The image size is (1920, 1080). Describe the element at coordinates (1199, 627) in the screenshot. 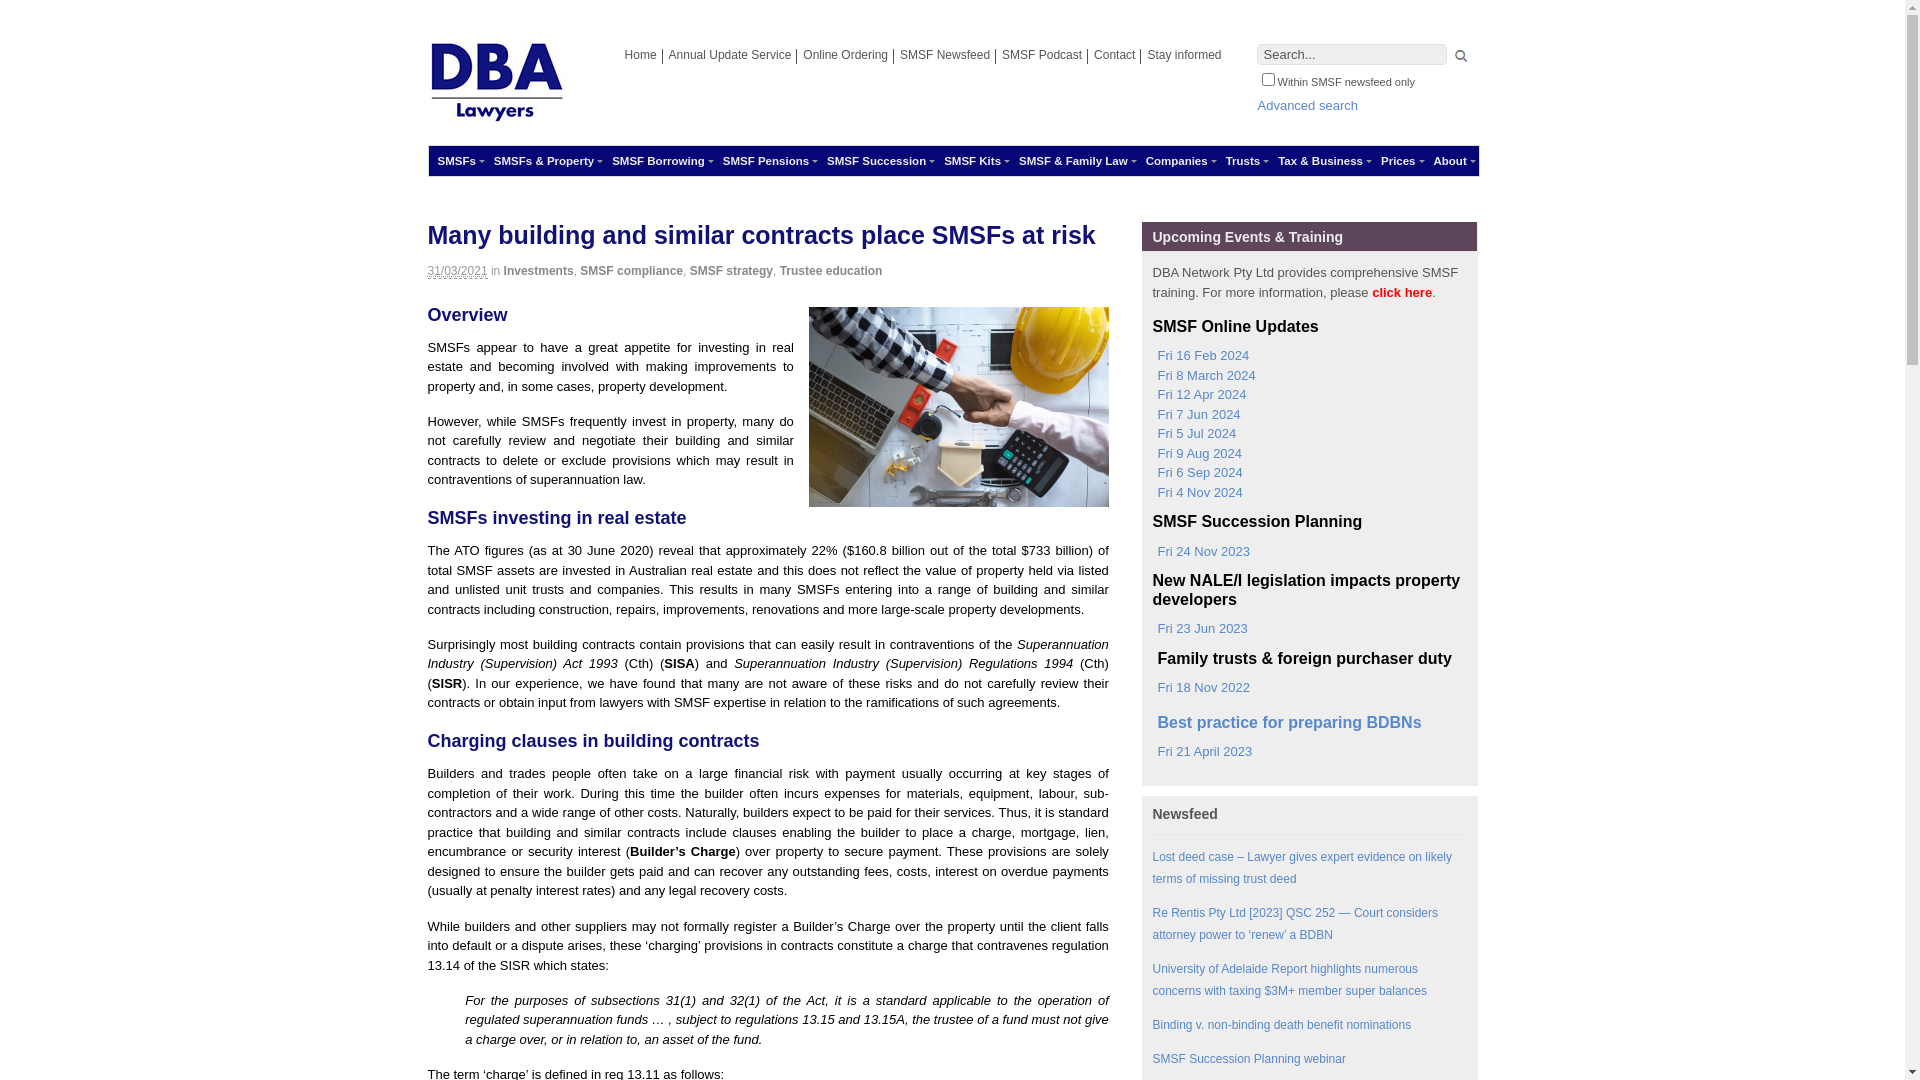

I see `'Fri 23 Jun 2023'` at that location.